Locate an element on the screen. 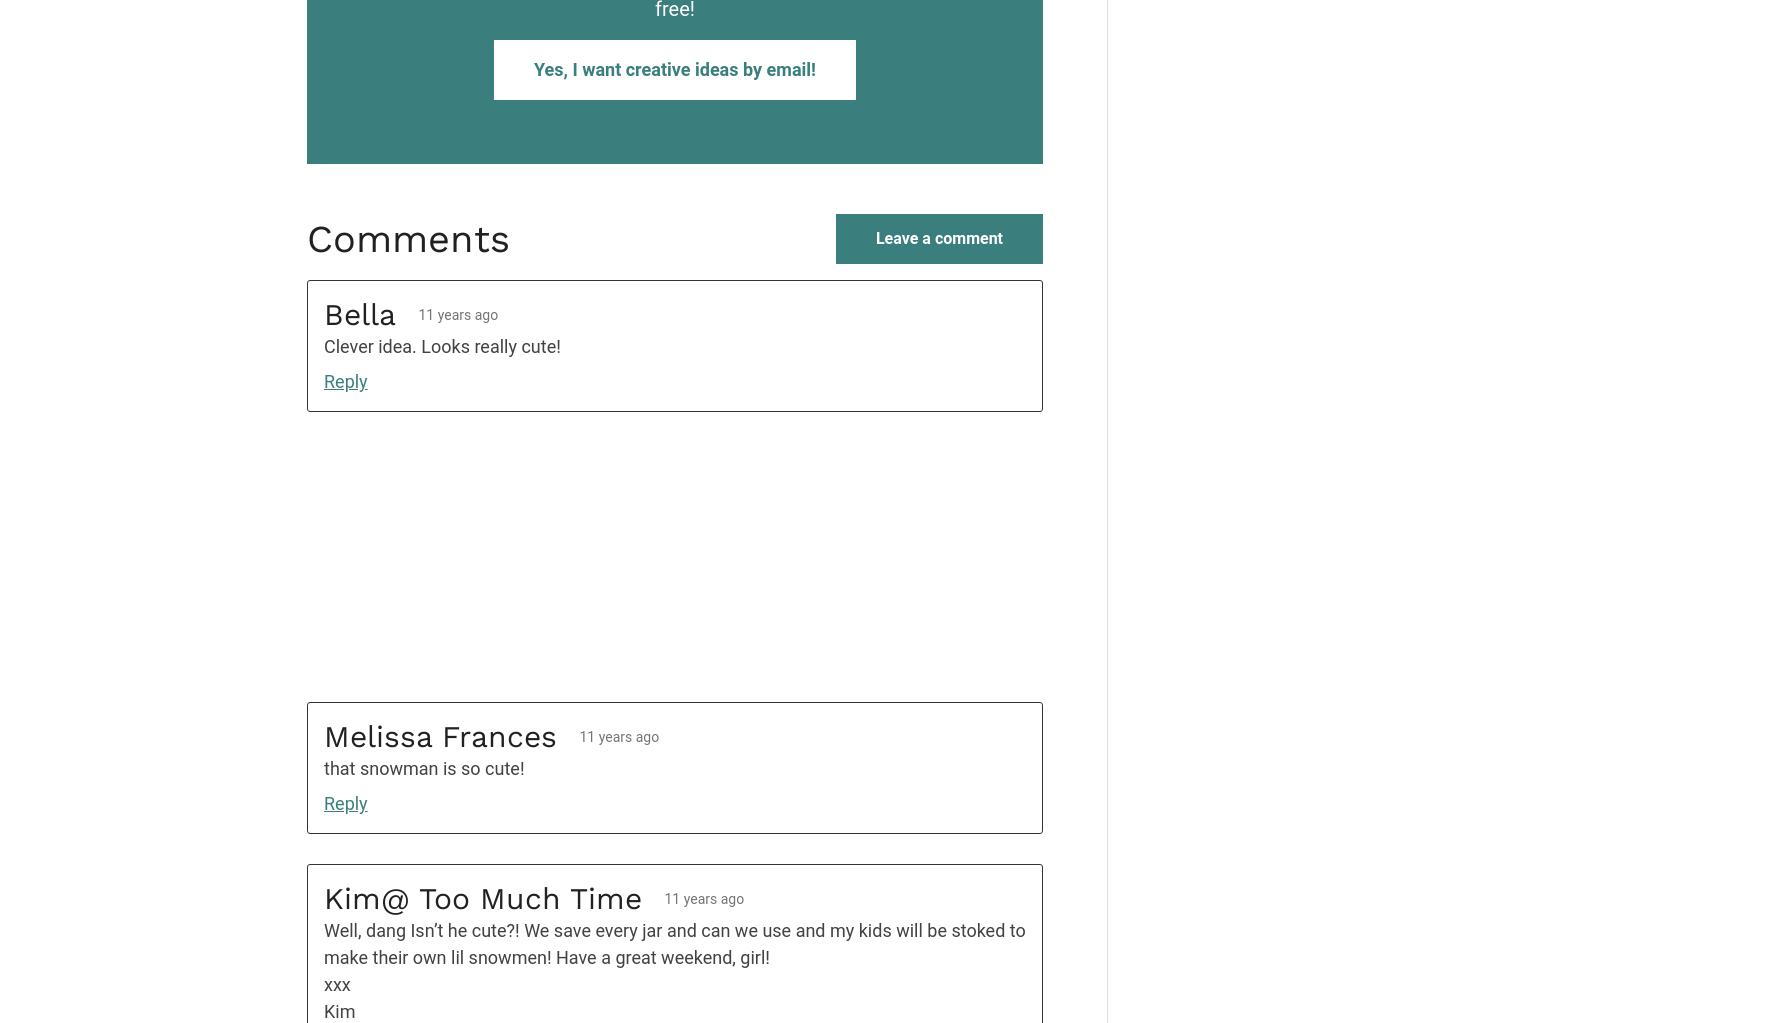  'Well, dang Isn’t he cute?! We save every jar and can we use and my kids will be stoked to make their own lil snowmen! Have a great weekend, girl!' is located at coordinates (673, 943).